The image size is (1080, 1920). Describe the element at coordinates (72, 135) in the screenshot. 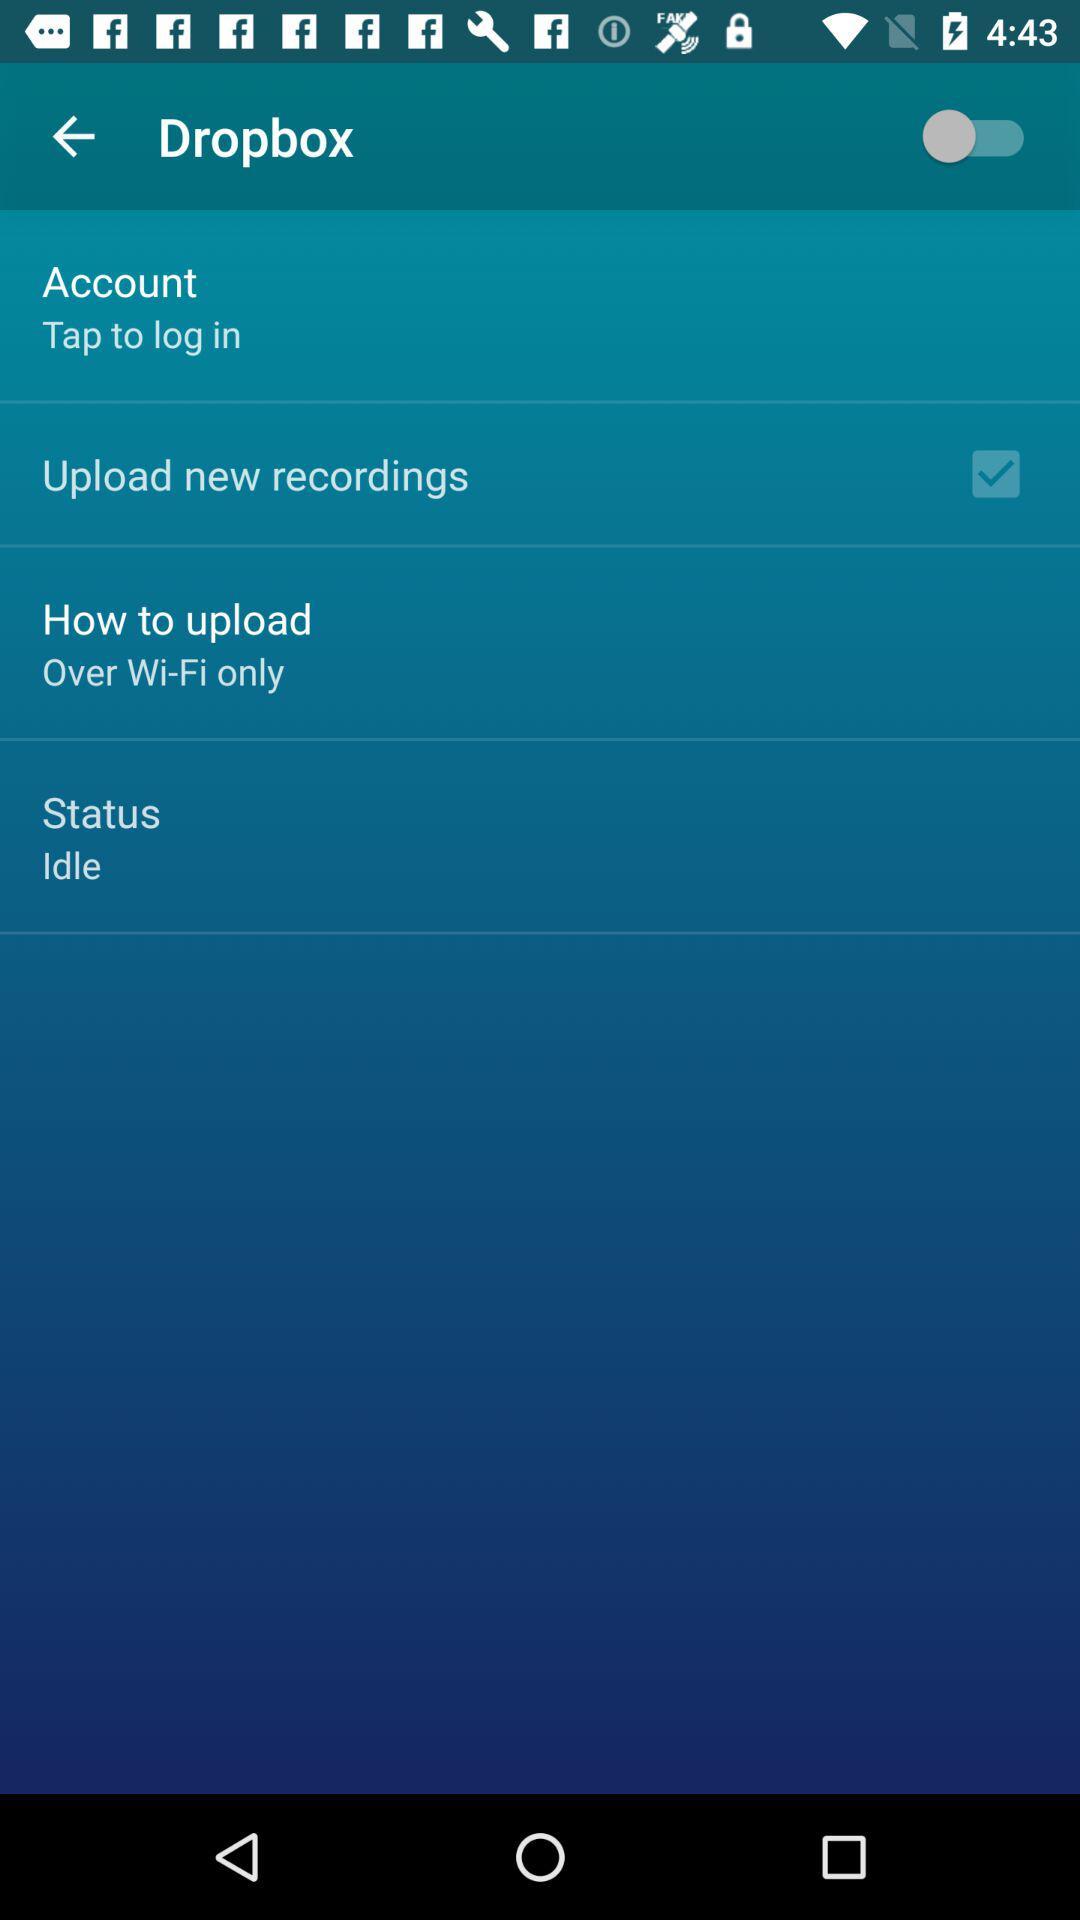

I see `the icon above account` at that location.